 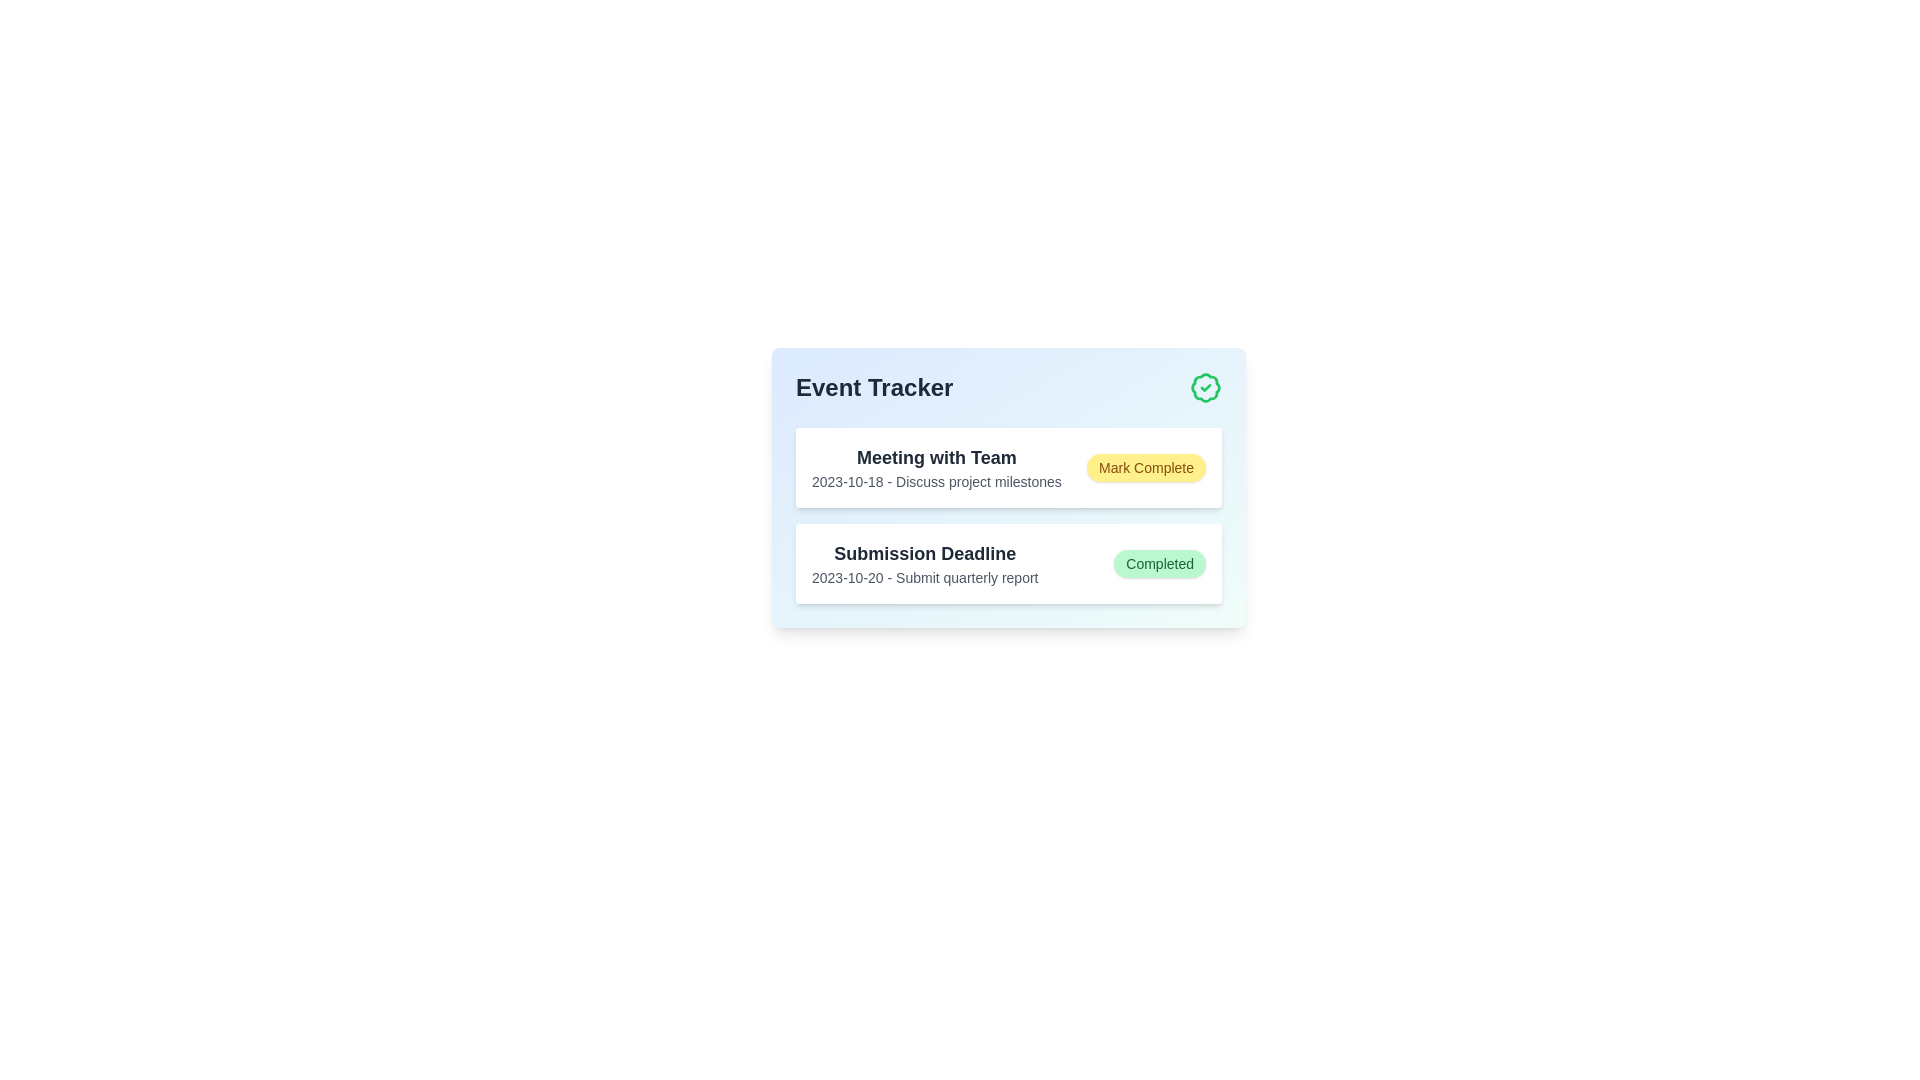 What do you see at coordinates (1160, 563) in the screenshot?
I see `the status indicator badge located to the far right of the 'Submission Deadline' row, adjacent to the text '2023-10-20 - Submit quarterly report'` at bounding box center [1160, 563].